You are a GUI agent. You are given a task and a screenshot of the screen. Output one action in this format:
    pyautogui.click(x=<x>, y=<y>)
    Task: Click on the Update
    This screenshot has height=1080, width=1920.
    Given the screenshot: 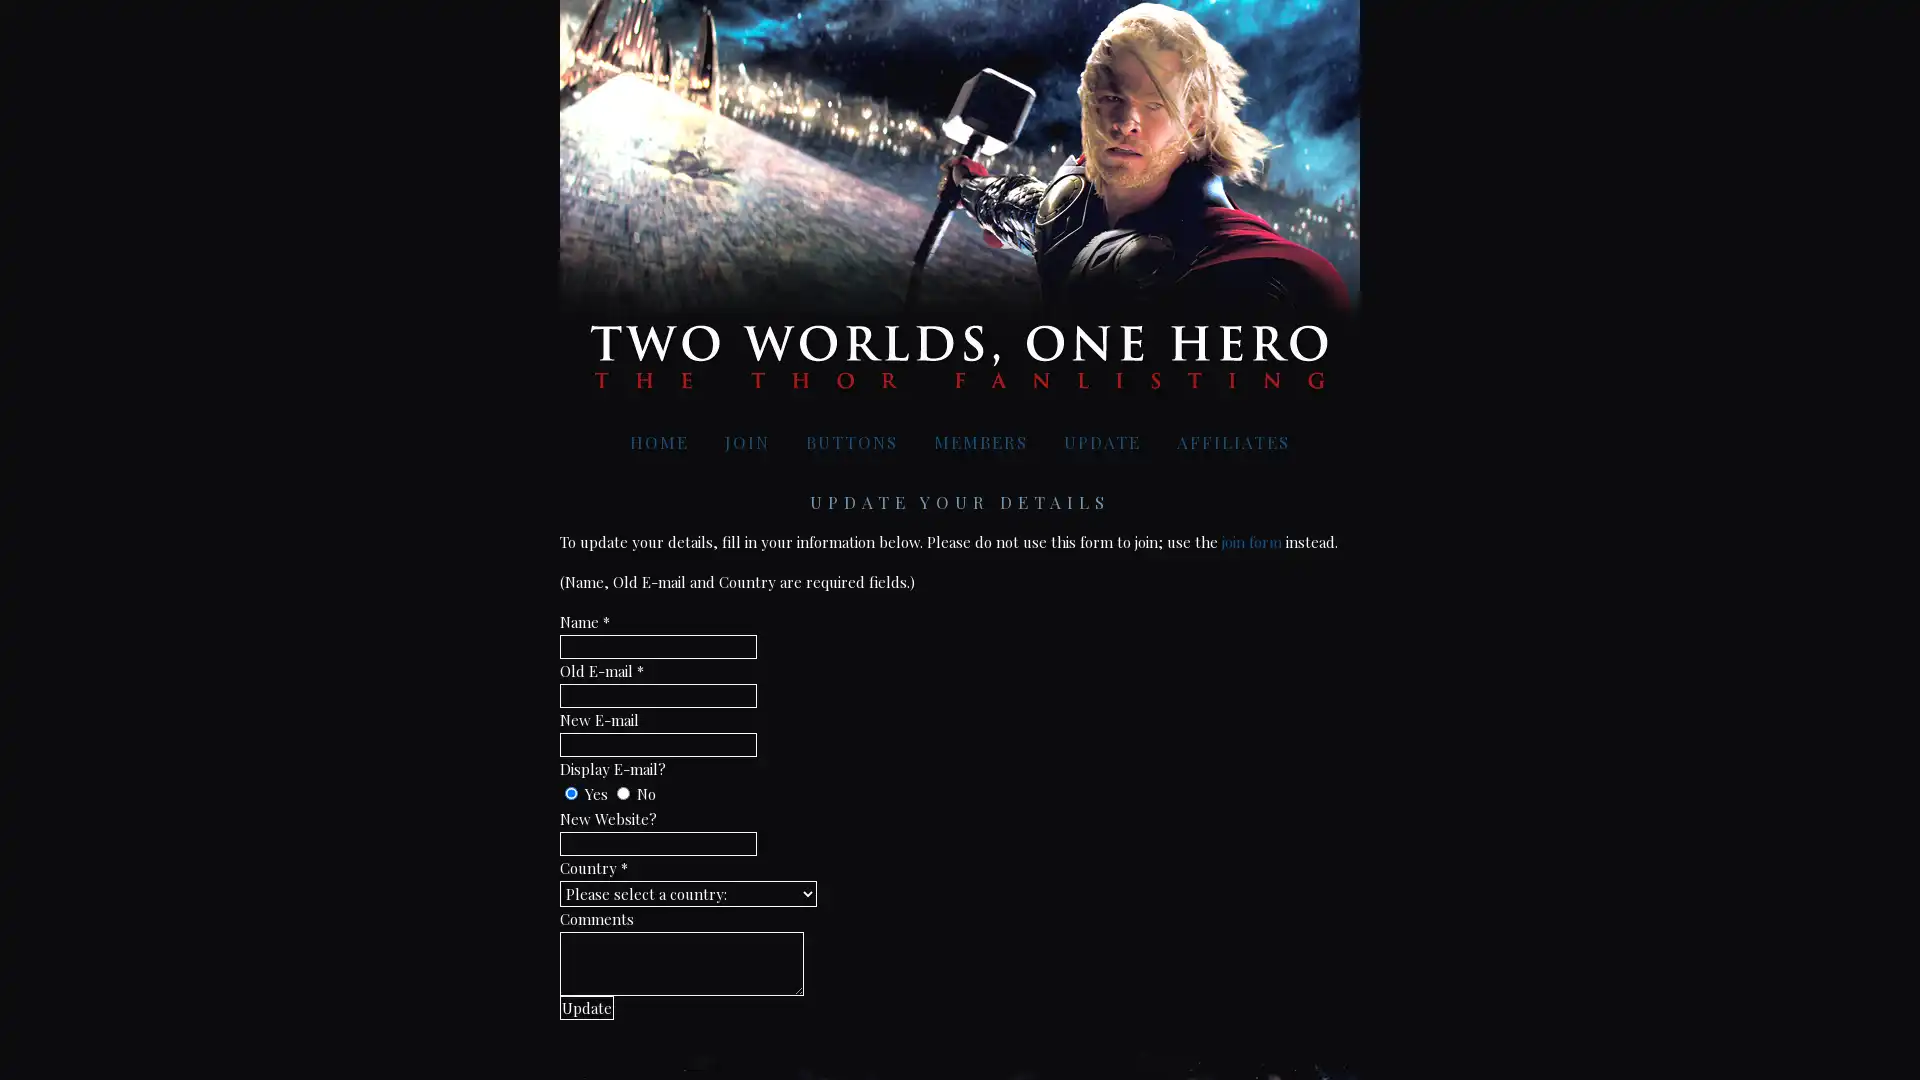 What is the action you would take?
    pyautogui.click(x=585, y=1007)
    